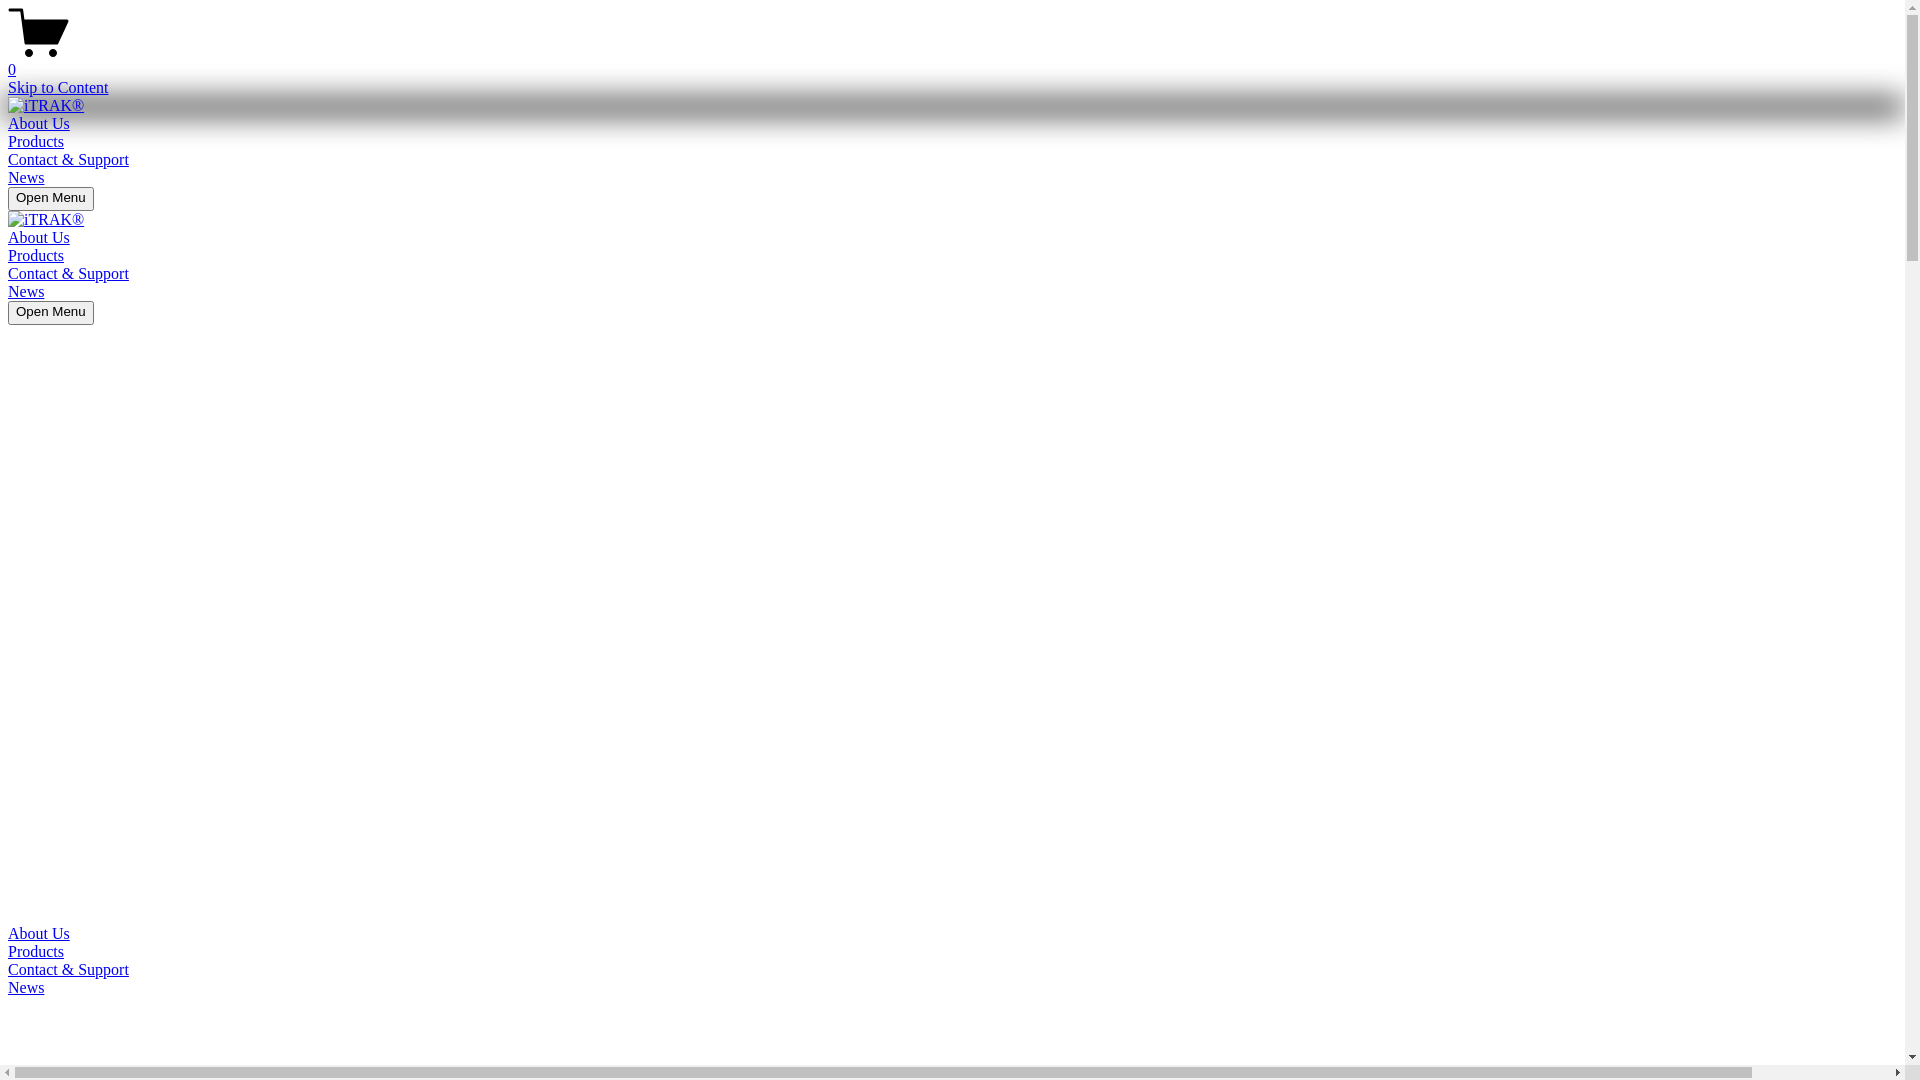  Describe the element at coordinates (8, 968) in the screenshot. I see `'Contact & Support'` at that location.